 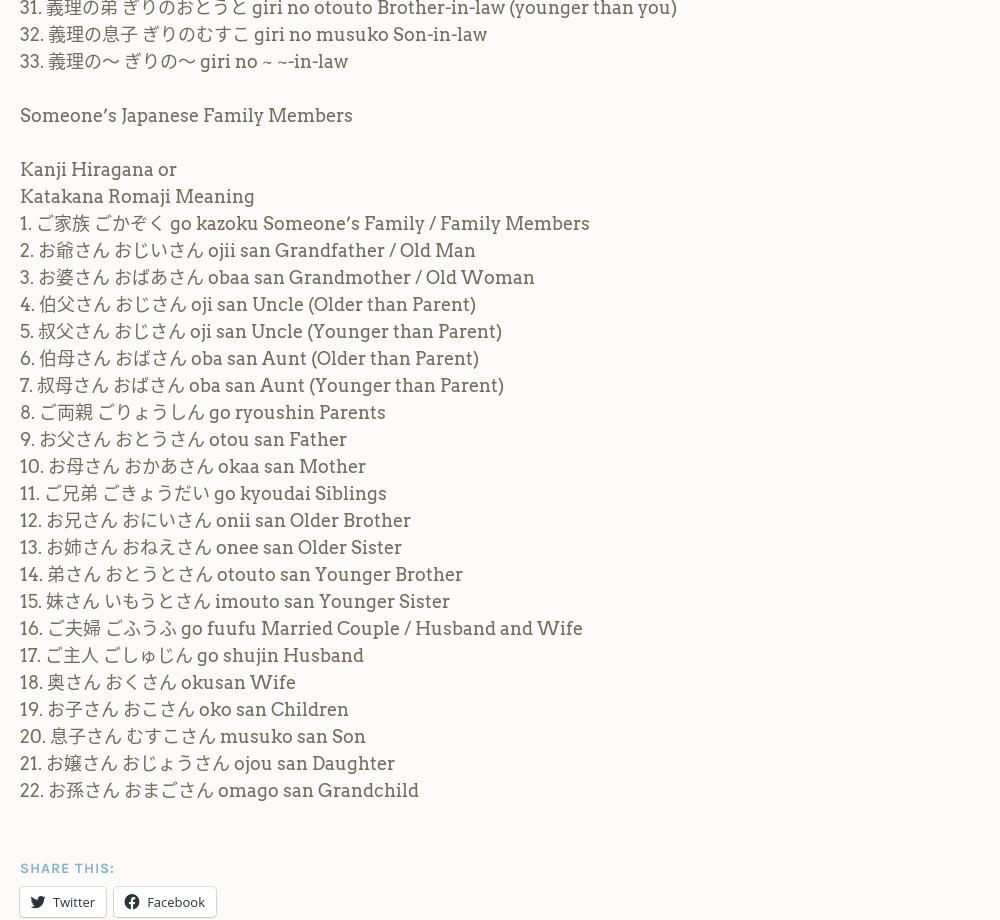 I want to click on '15.	妹さん	いもうとさん	imouto san	Younger Sister', so click(x=234, y=599).